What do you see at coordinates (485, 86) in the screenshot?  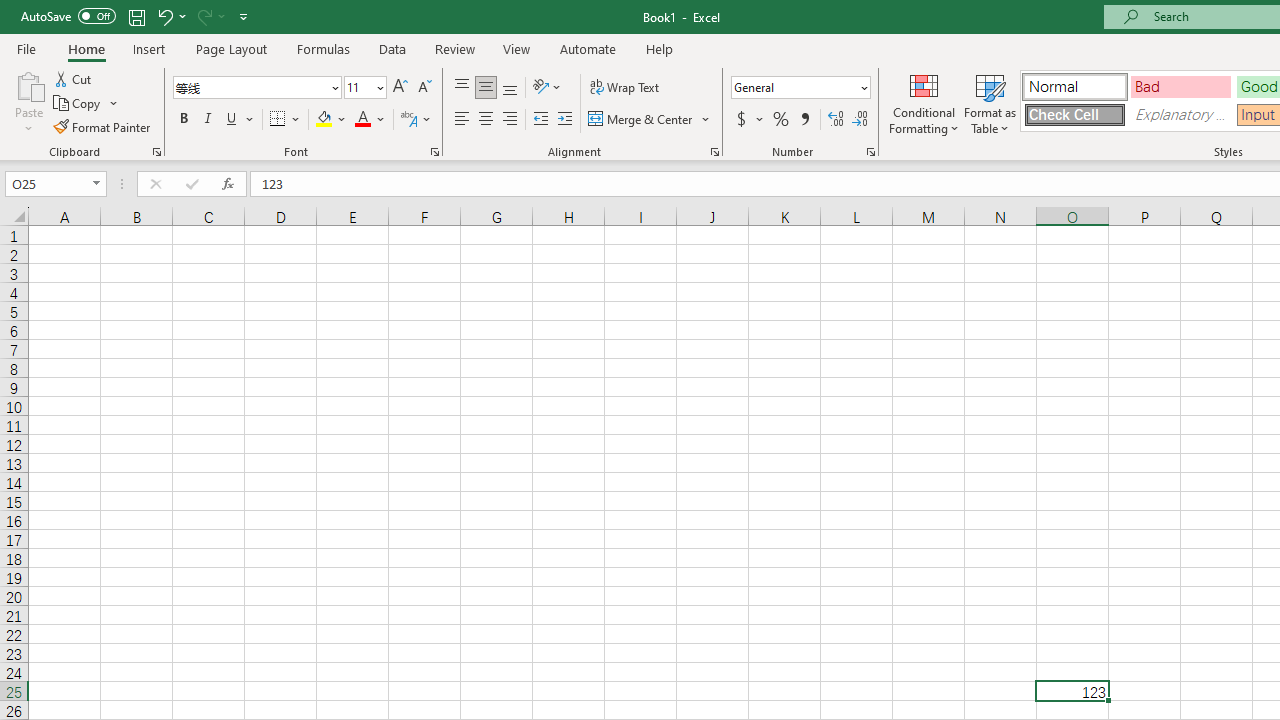 I see `'Middle Align'` at bounding box center [485, 86].